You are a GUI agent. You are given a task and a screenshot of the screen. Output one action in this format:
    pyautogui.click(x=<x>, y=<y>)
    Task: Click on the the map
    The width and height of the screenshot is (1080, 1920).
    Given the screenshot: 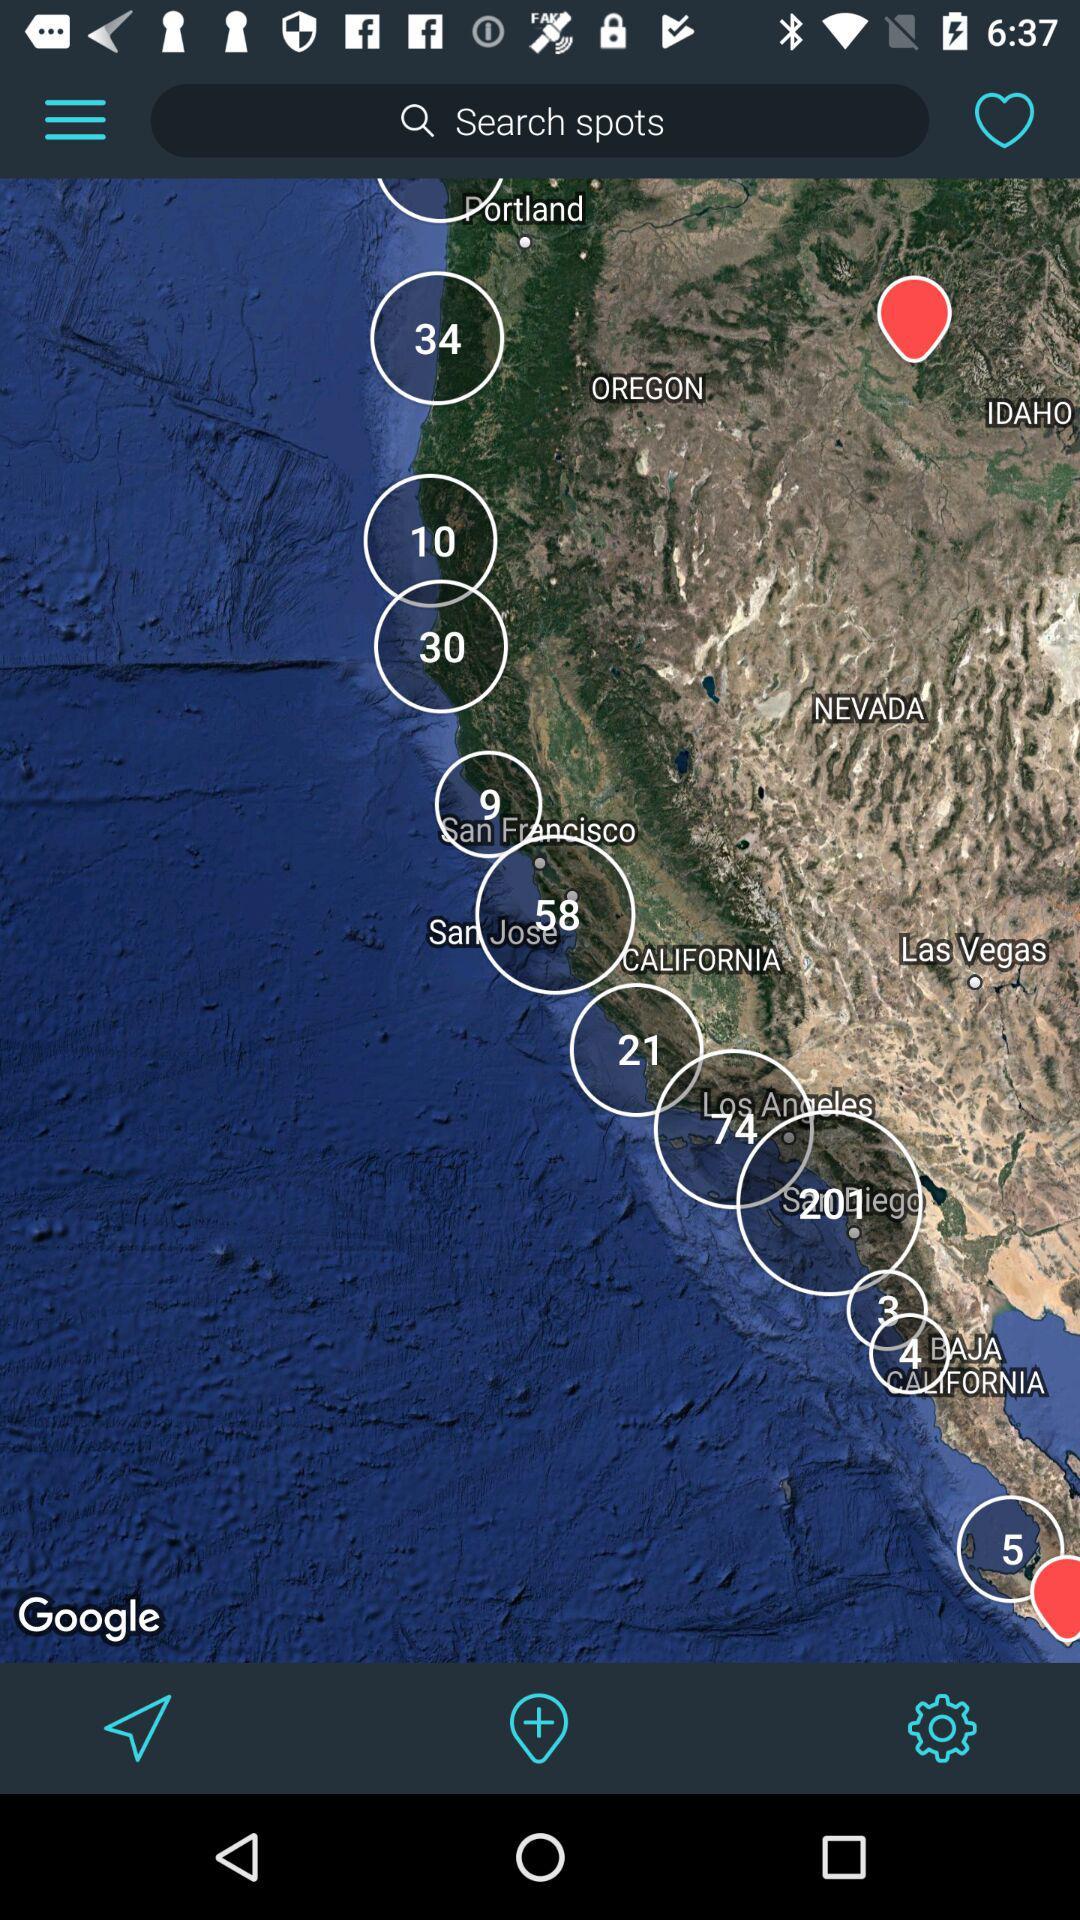 What is the action you would take?
    pyautogui.click(x=1004, y=119)
    